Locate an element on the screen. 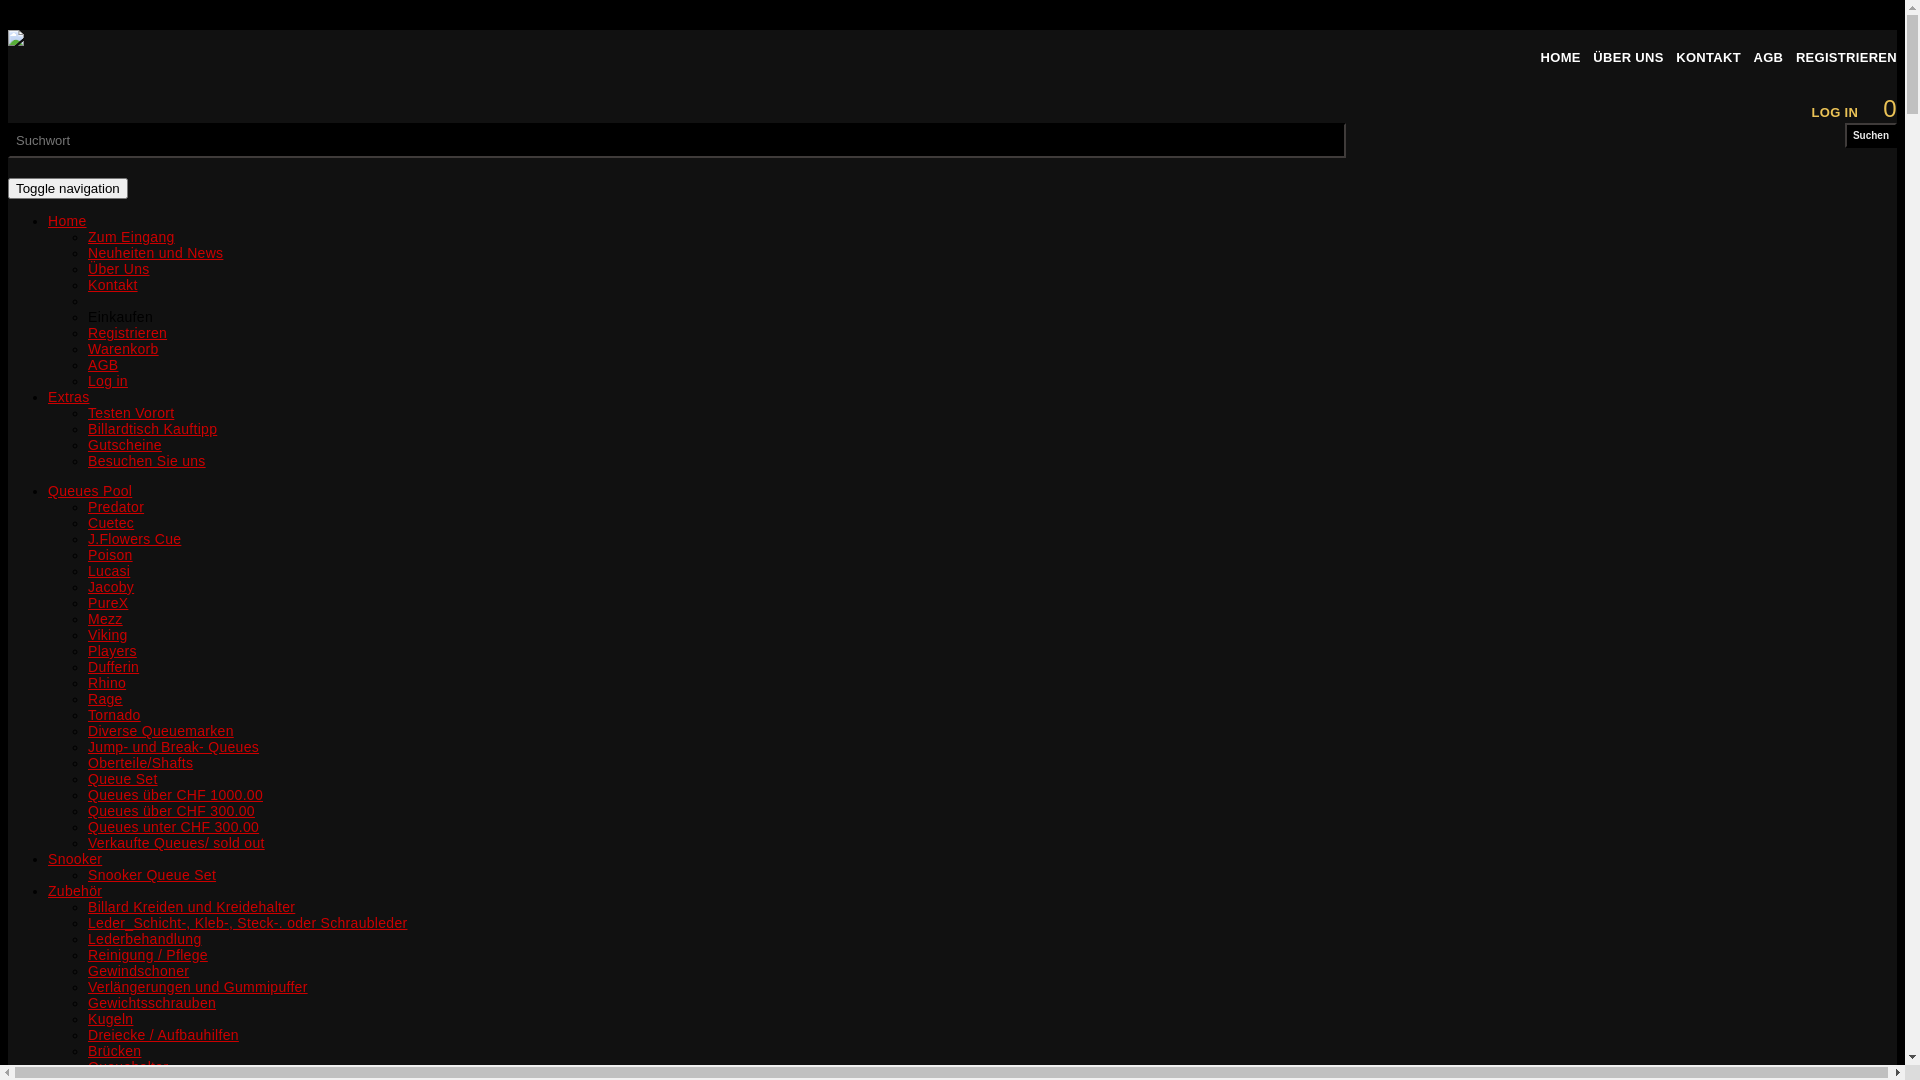 The width and height of the screenshot is (1920, 1080). 'Predator' is located at coordinates (86, 505).